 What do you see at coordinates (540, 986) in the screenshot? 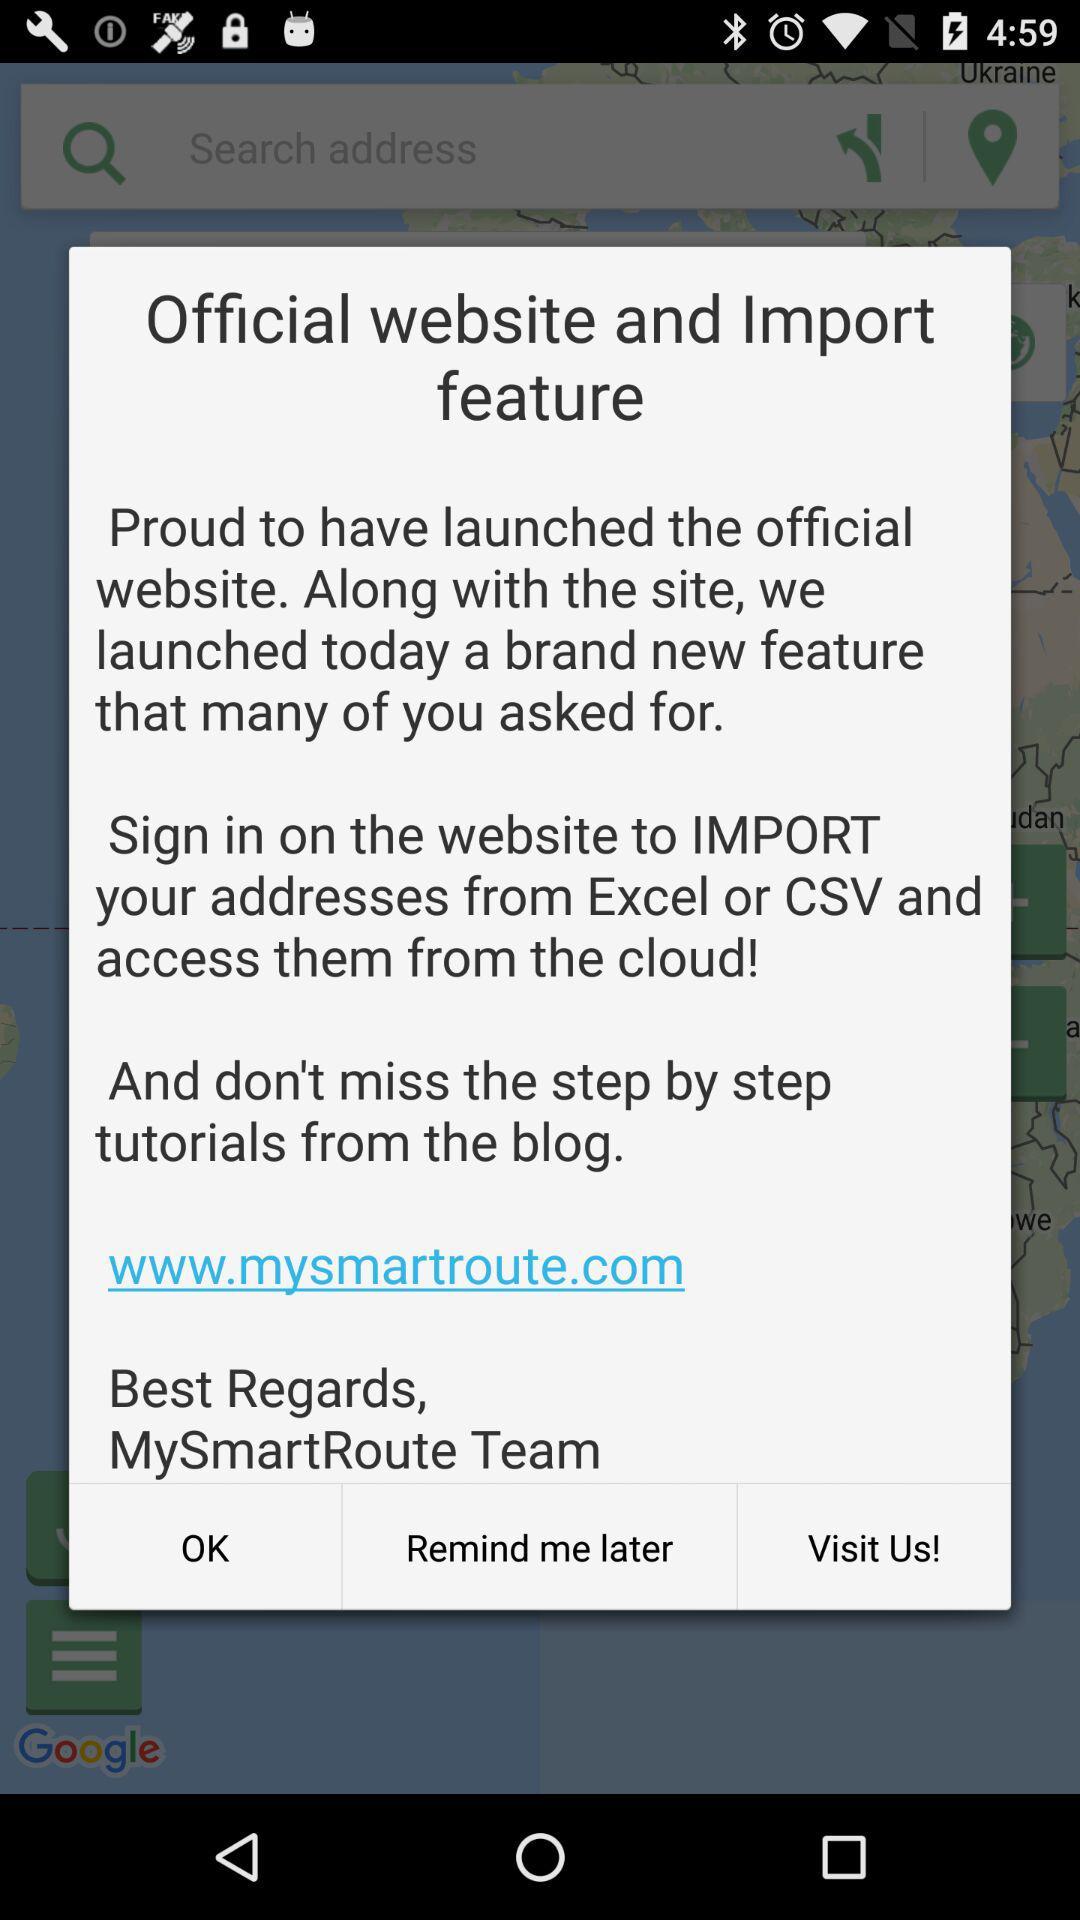
I see `the item below official website and item` at bounding box center [540, 986].